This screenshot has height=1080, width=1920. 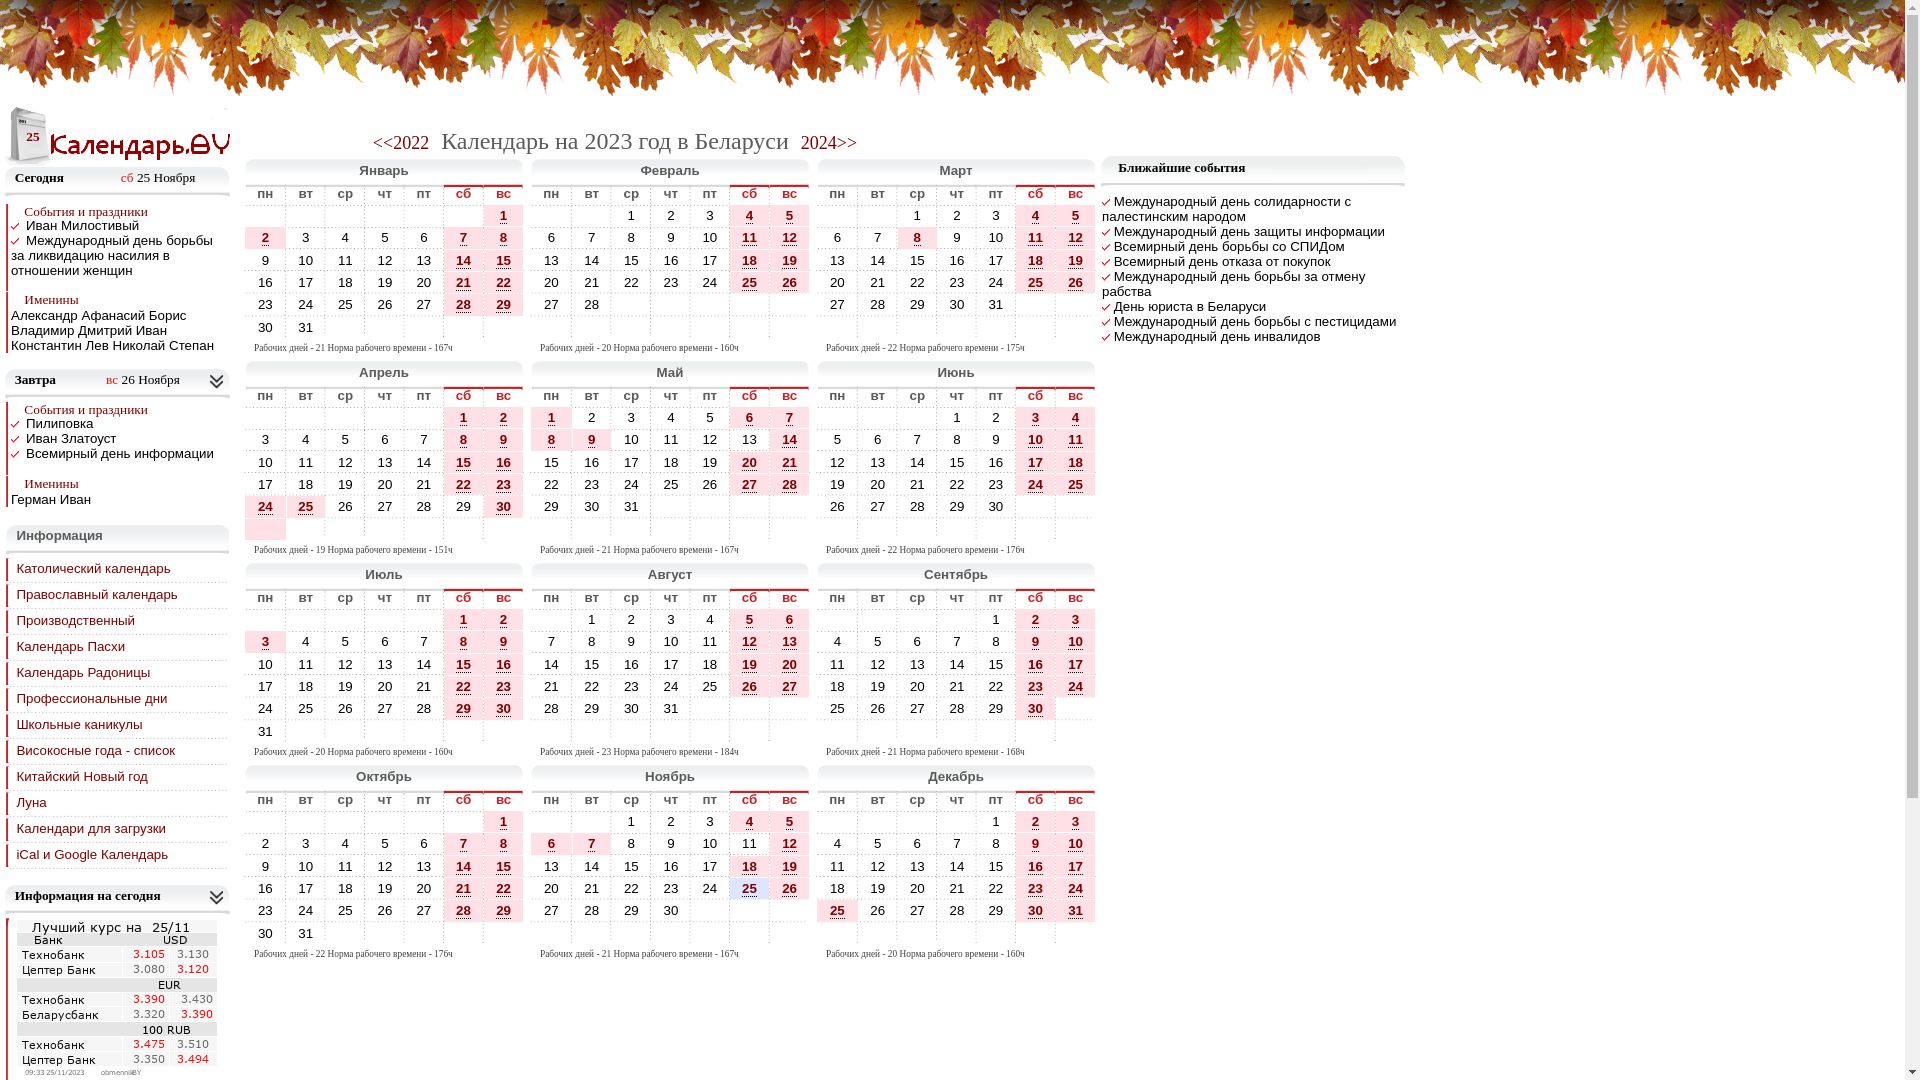 I want to click on '17', so click(x=988, y=259).